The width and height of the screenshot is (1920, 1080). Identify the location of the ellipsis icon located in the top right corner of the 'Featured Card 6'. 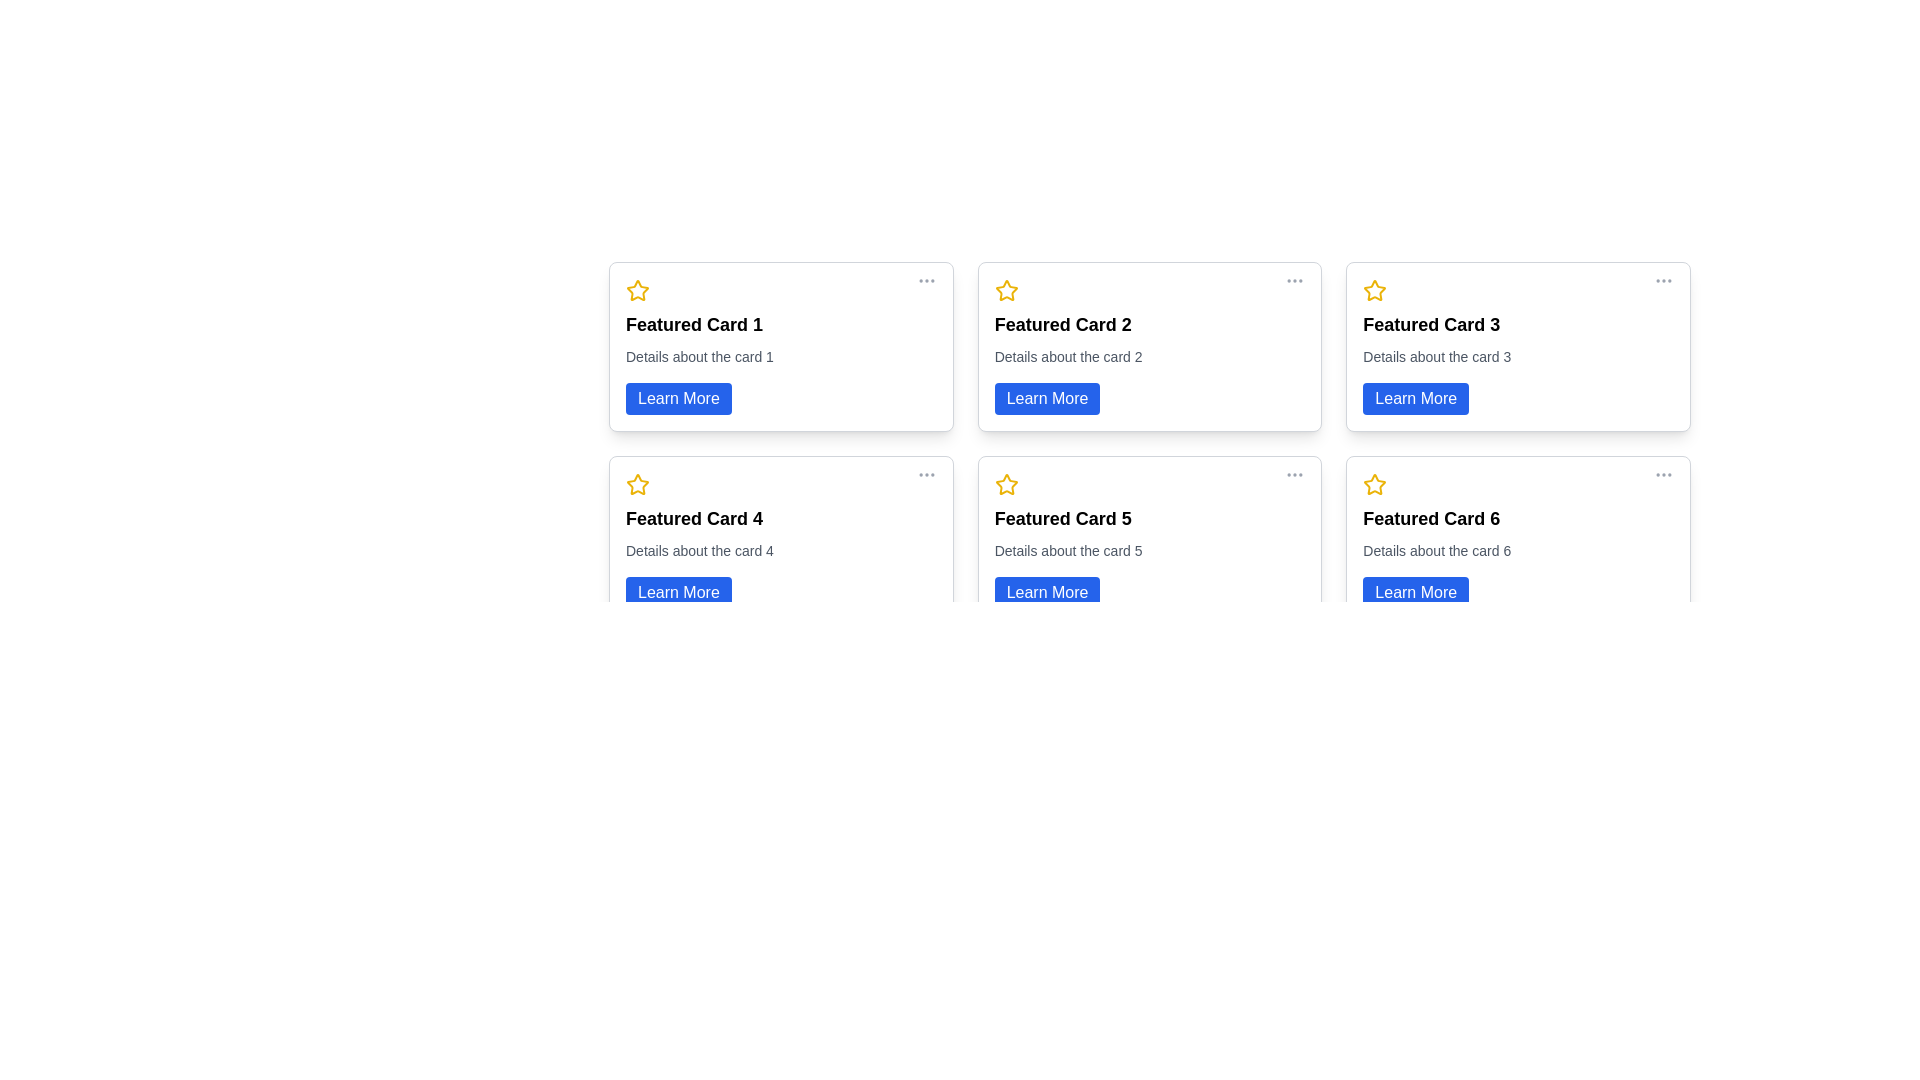
(1664, 474).